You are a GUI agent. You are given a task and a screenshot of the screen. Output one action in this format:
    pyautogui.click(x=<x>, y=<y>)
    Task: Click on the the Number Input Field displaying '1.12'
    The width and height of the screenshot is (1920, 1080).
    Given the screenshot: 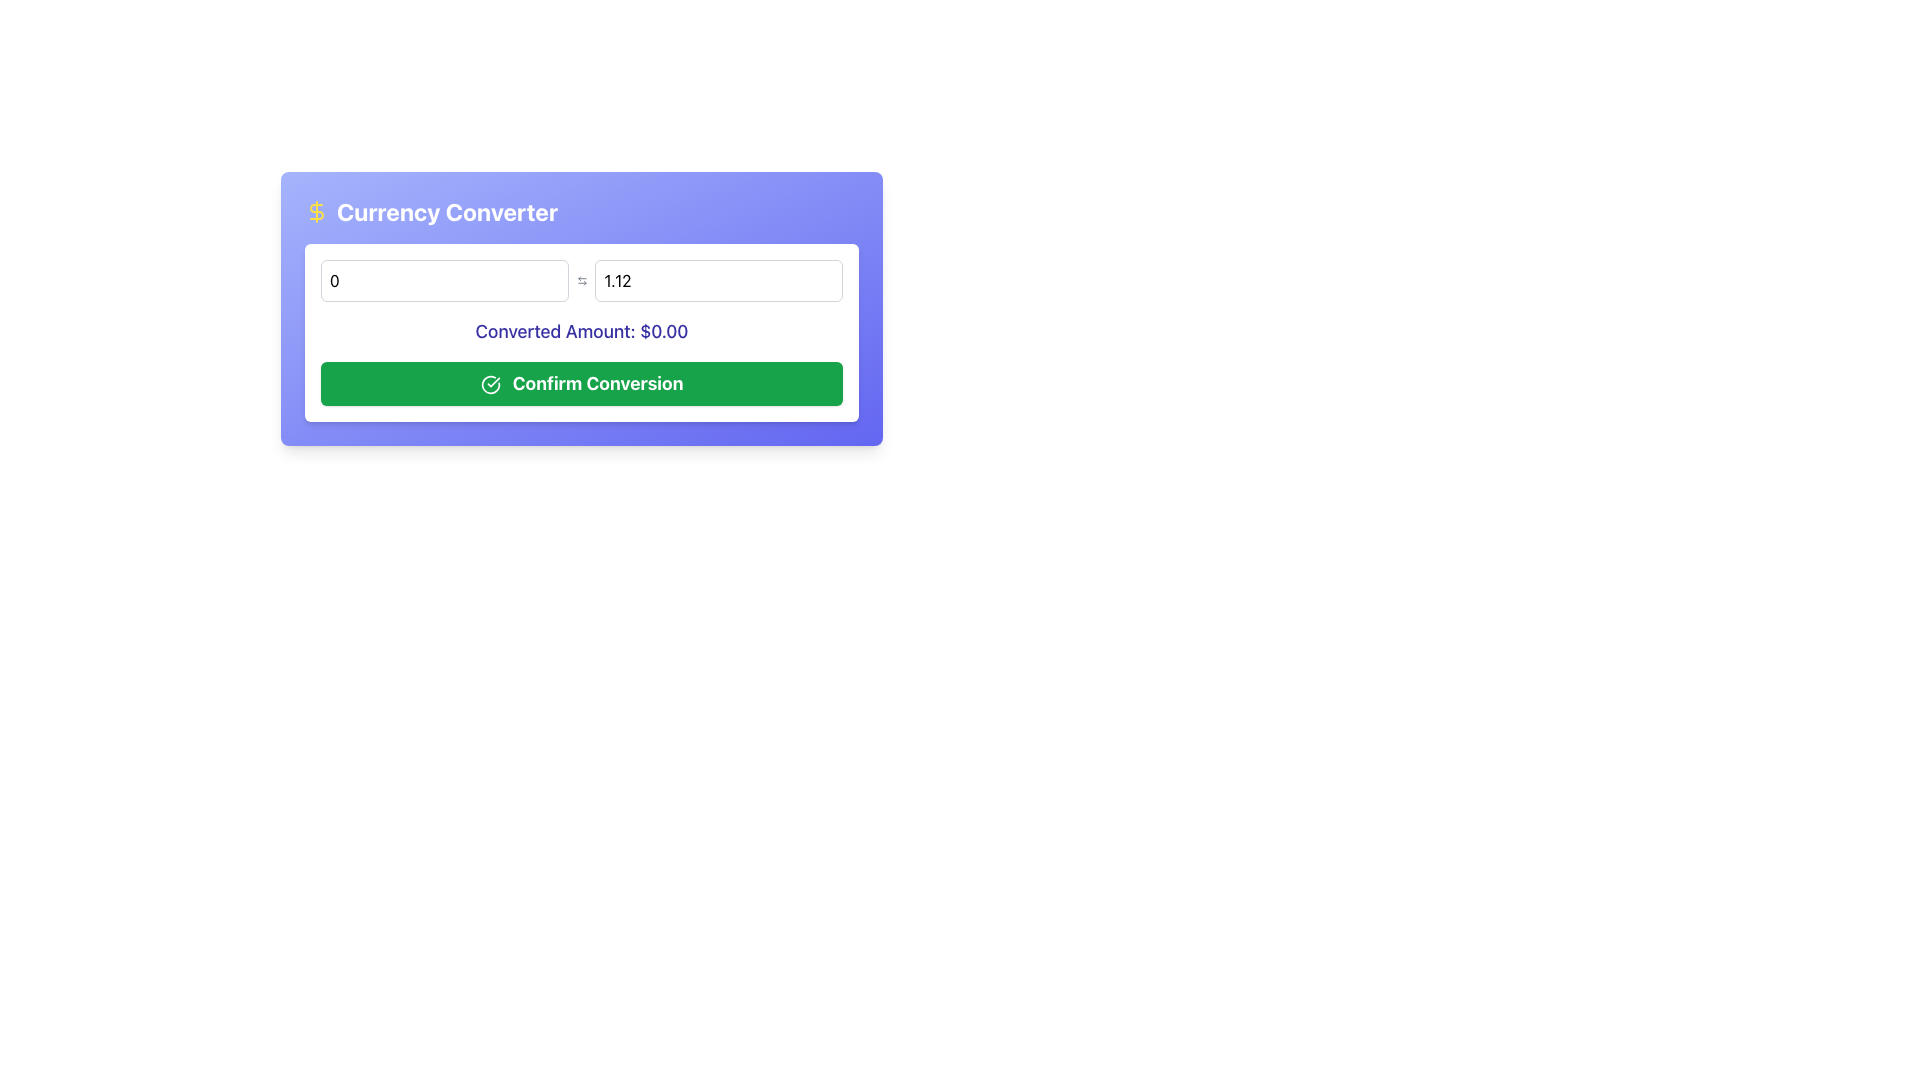 What is the action you would take?
    pyautogui.click(x=719, y=281)
    